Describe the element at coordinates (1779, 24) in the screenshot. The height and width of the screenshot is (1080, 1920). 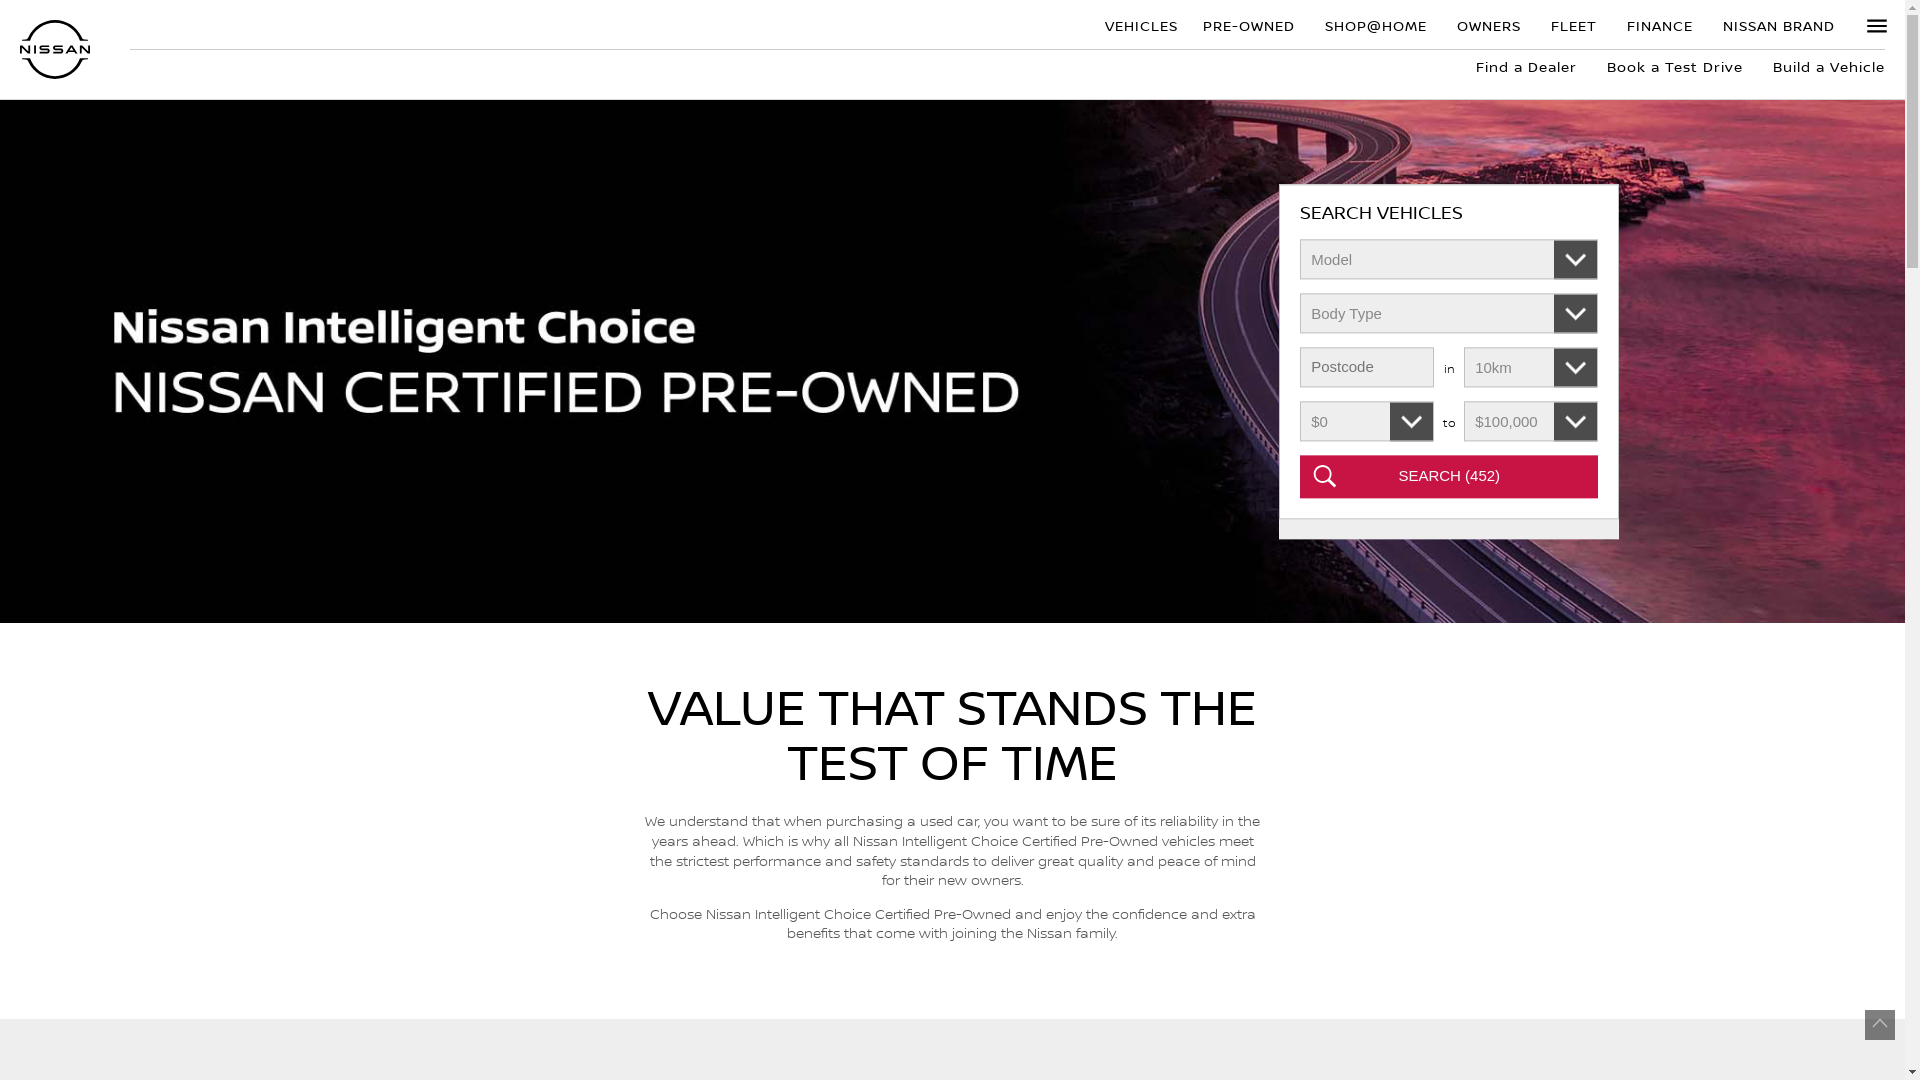
I see `'NISSAN BRAND'` at that location.